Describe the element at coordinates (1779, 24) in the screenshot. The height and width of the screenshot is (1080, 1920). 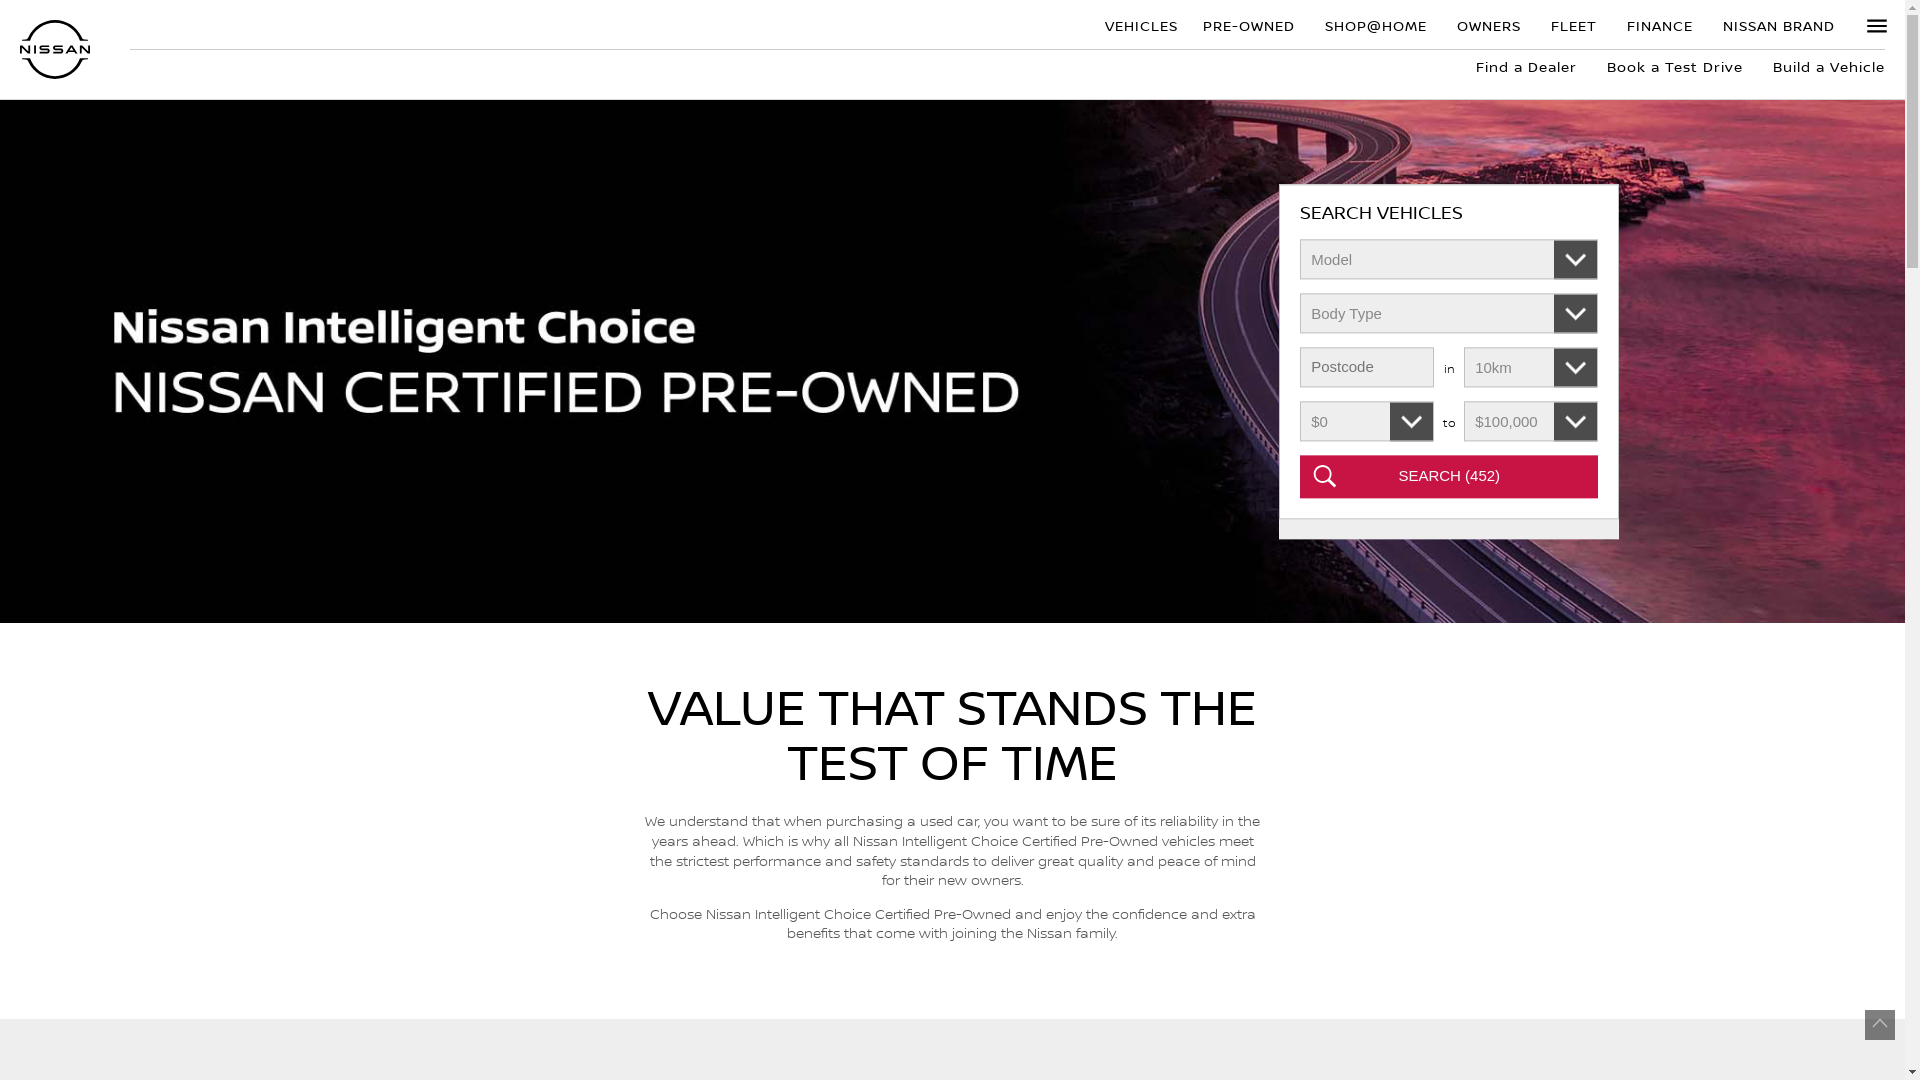
I see `'NISSAN BRAND'` at that location.